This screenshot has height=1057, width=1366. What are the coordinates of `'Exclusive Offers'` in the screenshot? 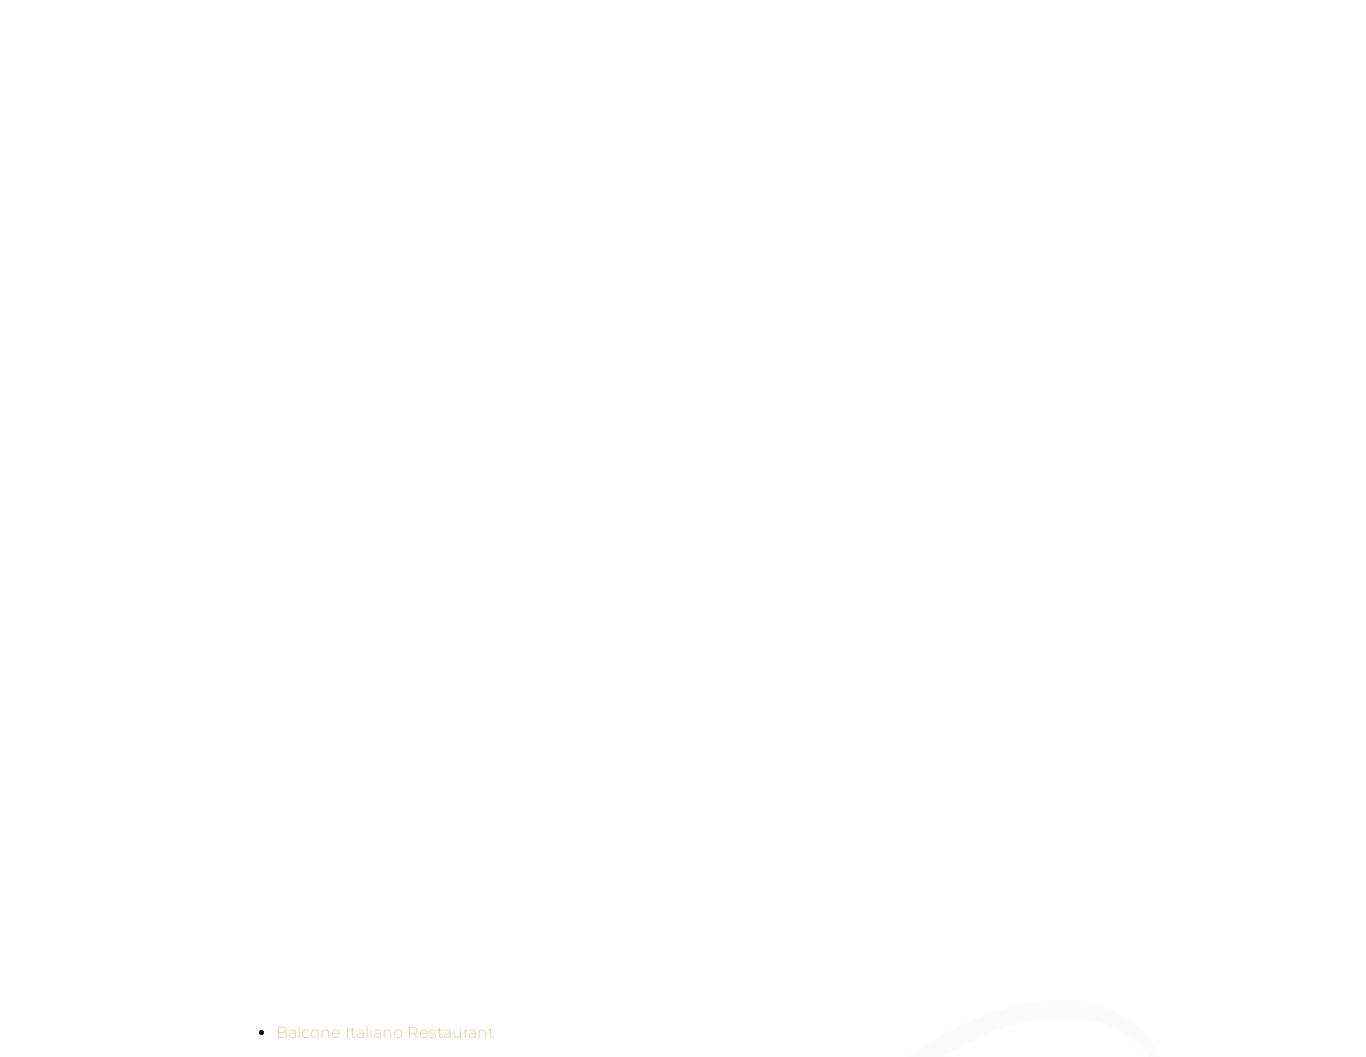 It's located at (406, 865).